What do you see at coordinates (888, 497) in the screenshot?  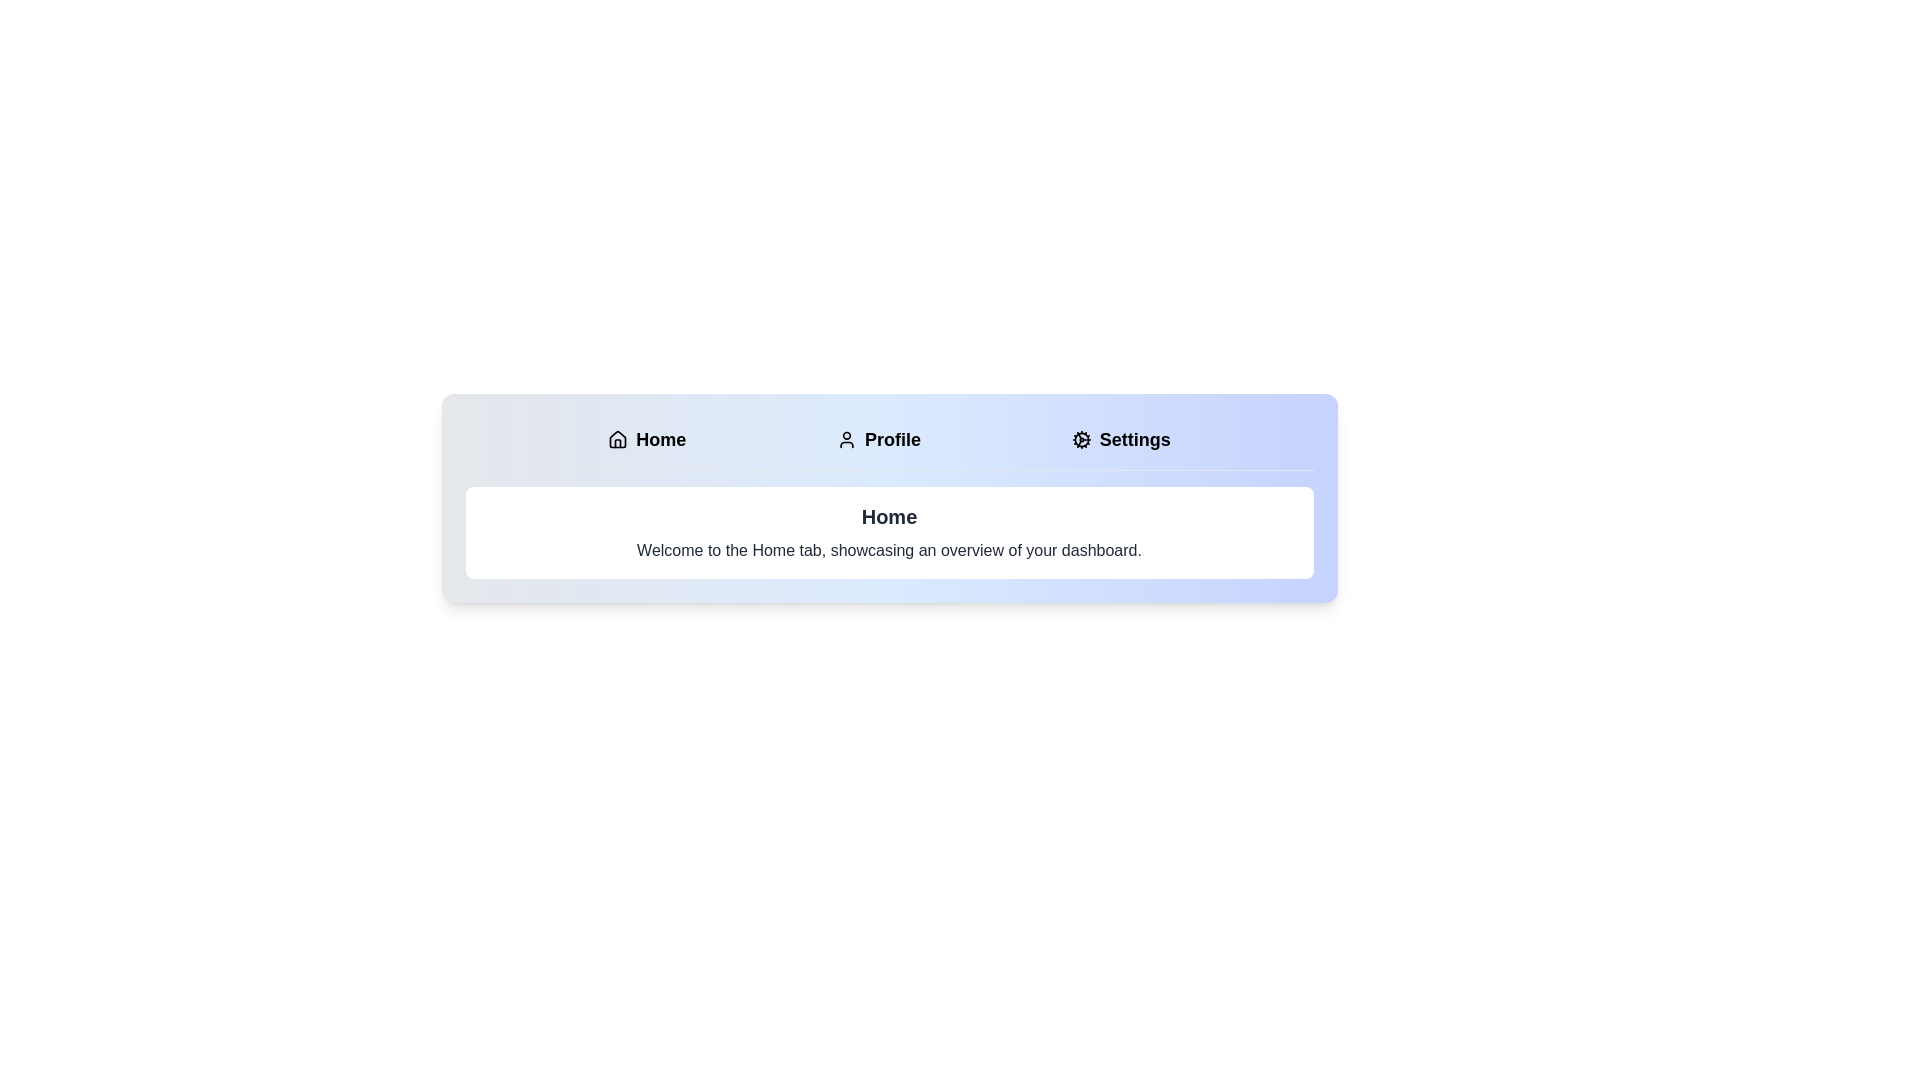 I see `the navigation bar tab to switch views between 'Home', 'Profile', and 'Settings'` at bounding box center [888, 497].